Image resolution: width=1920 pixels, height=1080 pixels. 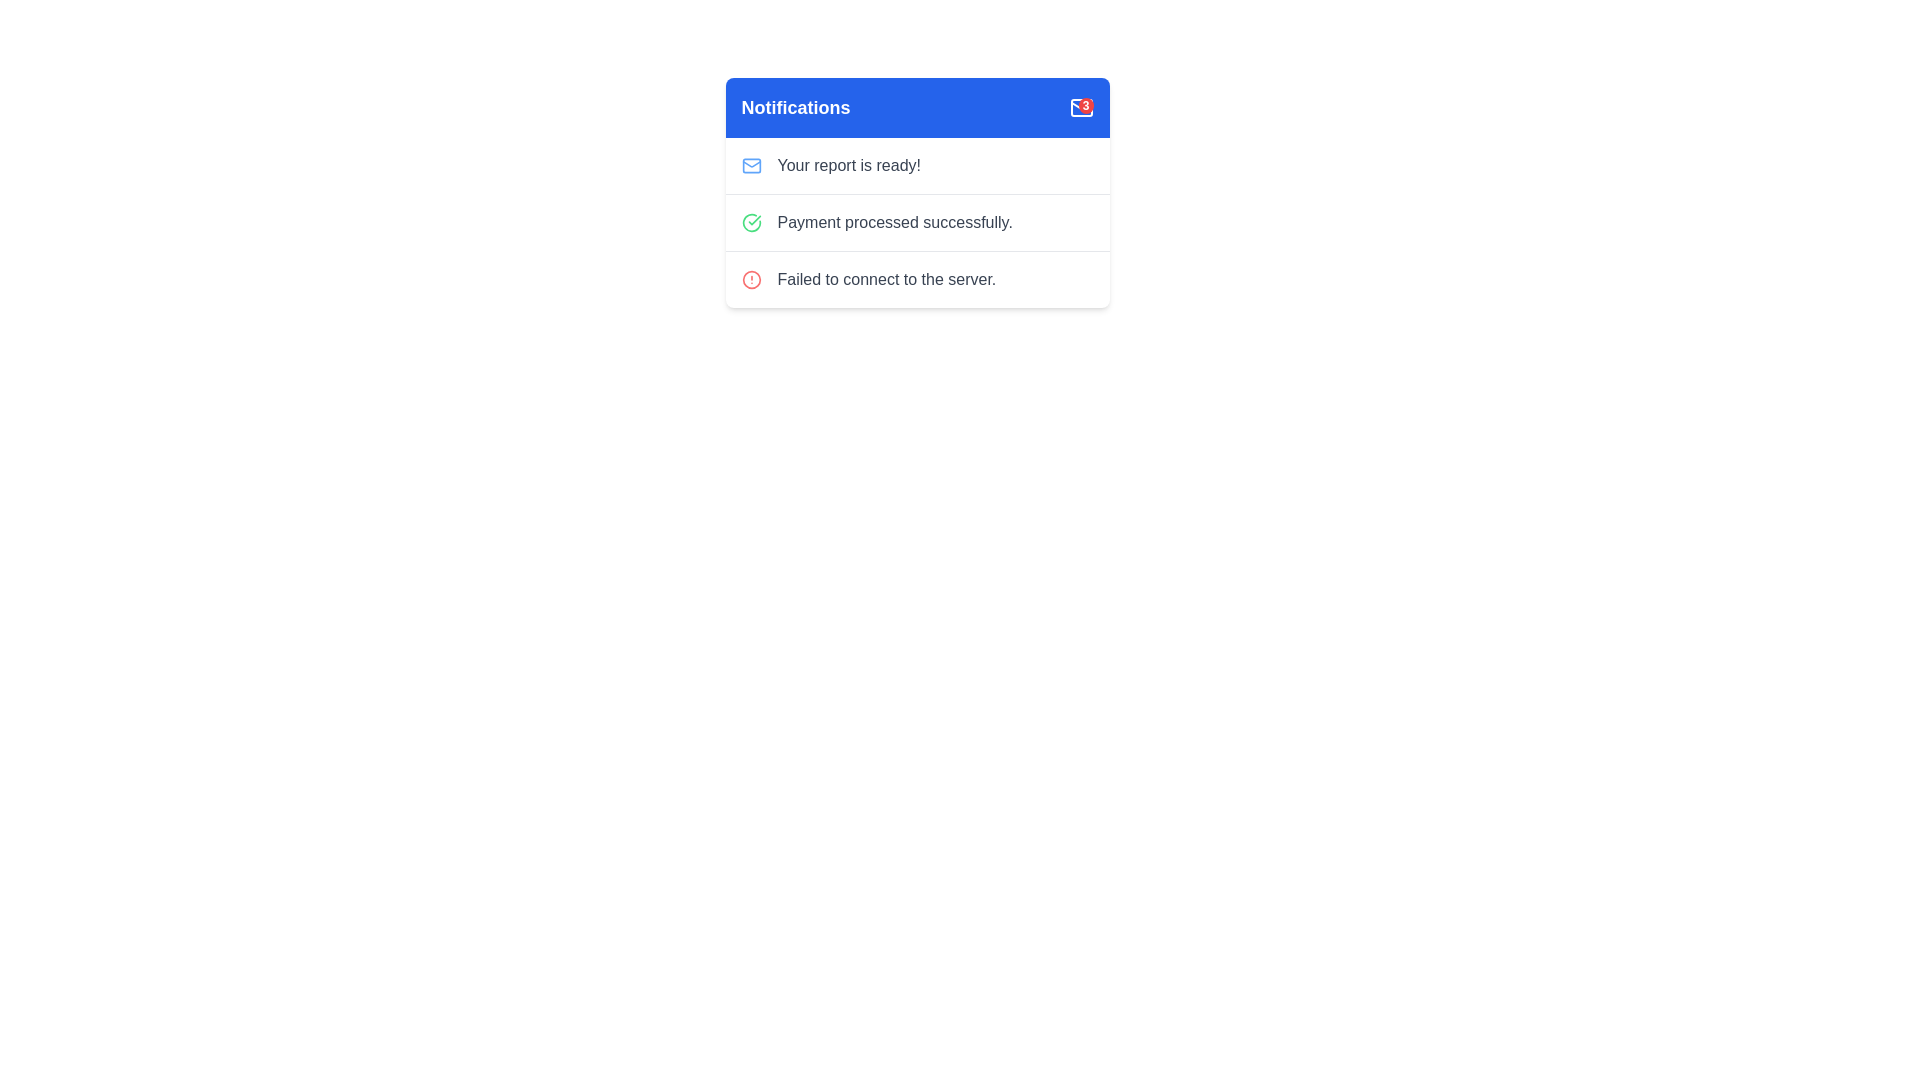 What do you see at coordinates (916, 192) in the screenshot?
I see `the individual notifications within the Notifications panel, which has a blue header and a red badge indicating '3' notifications` at bounding box center [916, 192].